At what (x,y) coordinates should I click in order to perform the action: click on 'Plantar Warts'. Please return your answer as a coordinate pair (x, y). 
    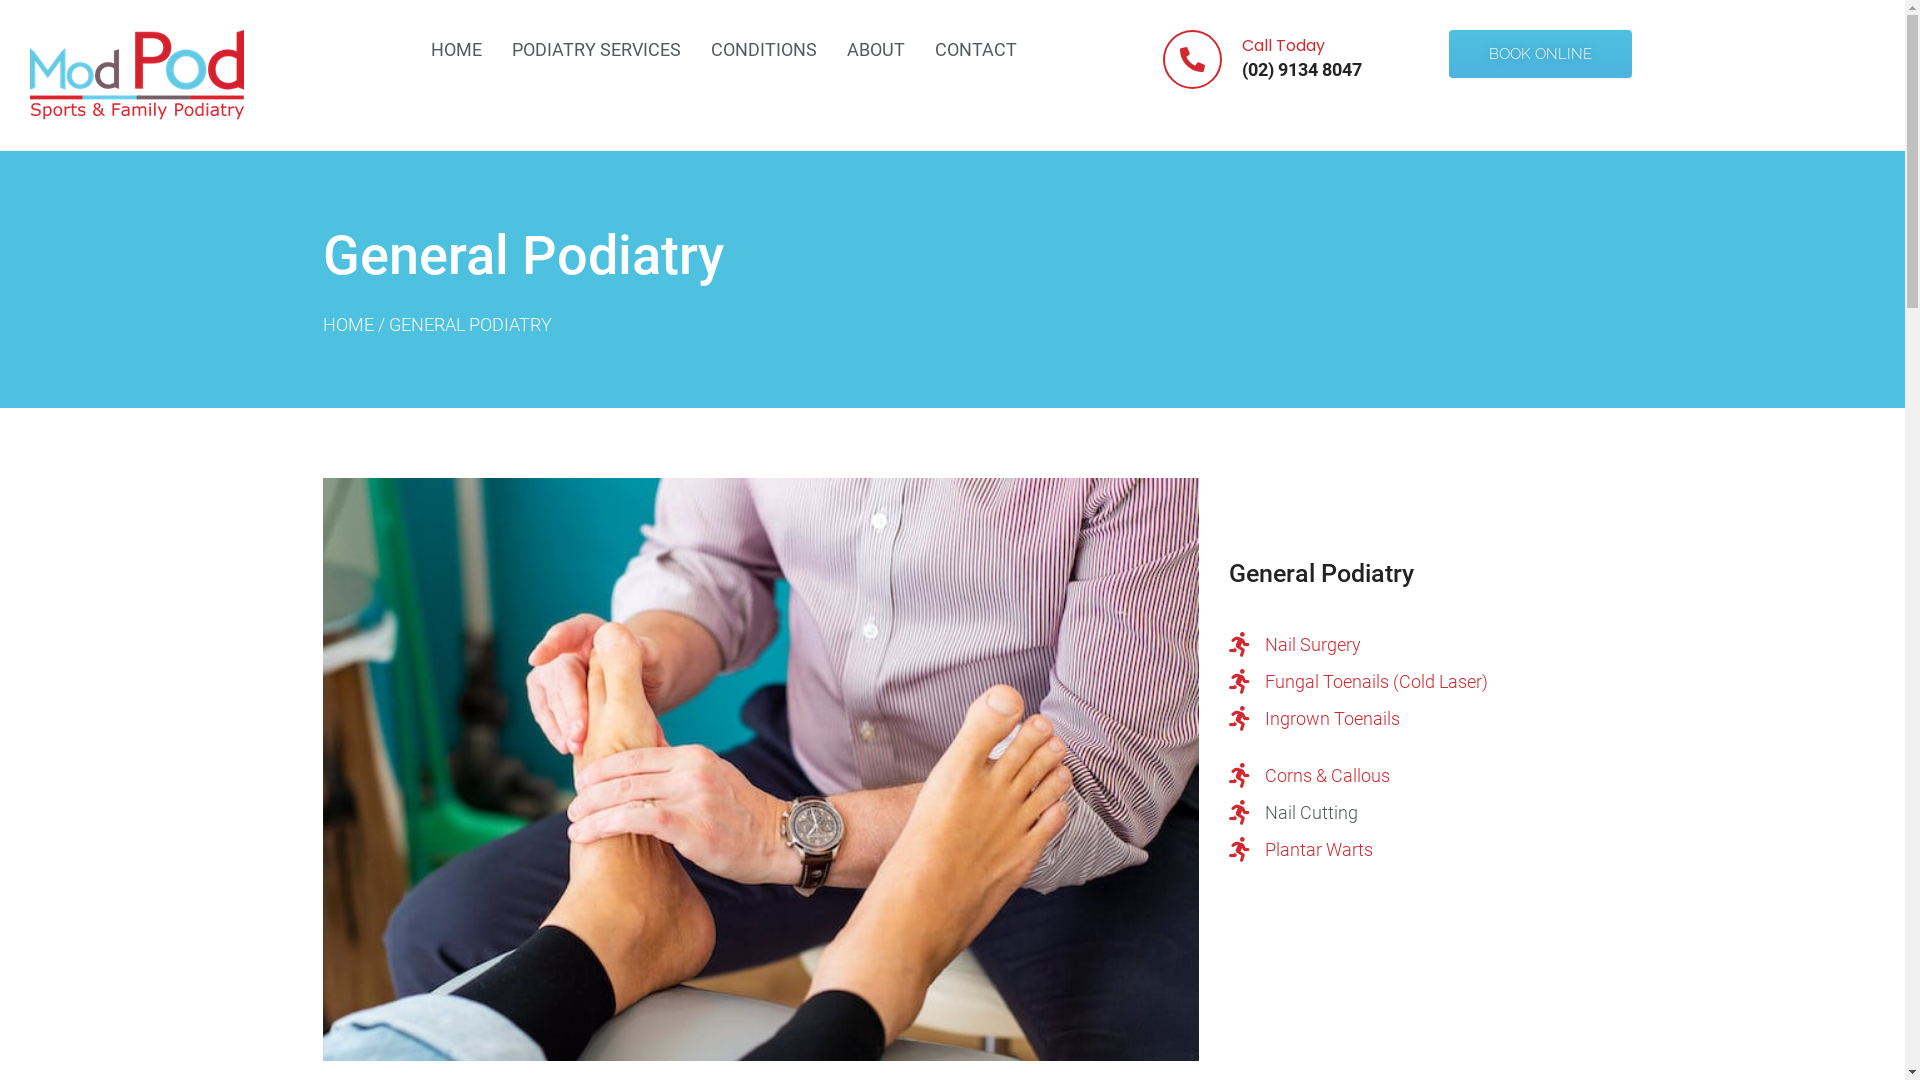
    Looking at the image, I should click on (1227, 849).